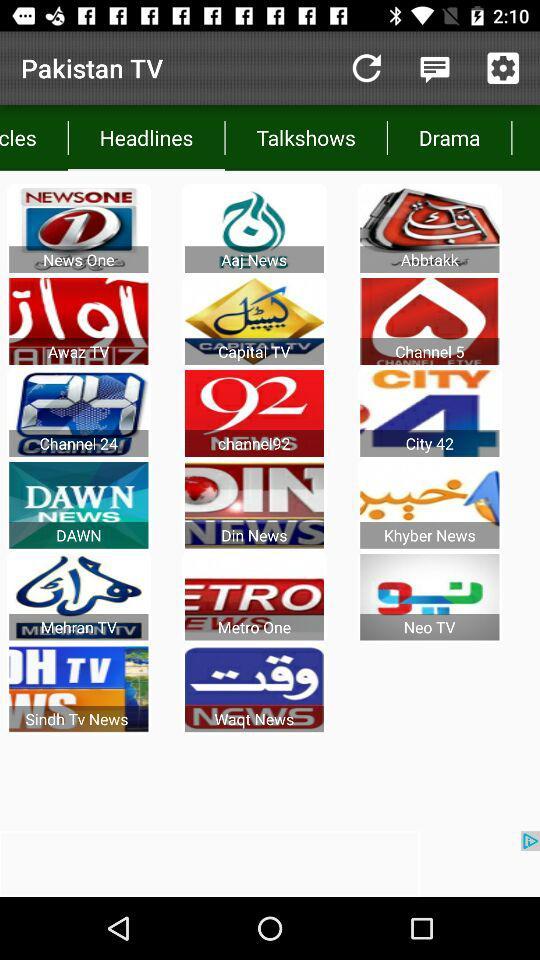 This screenshot has width=540, height=960. What do you see at coordinates (525, 136) in the screenshot?
I see `the morningshows` at bounding box center [525, 136].